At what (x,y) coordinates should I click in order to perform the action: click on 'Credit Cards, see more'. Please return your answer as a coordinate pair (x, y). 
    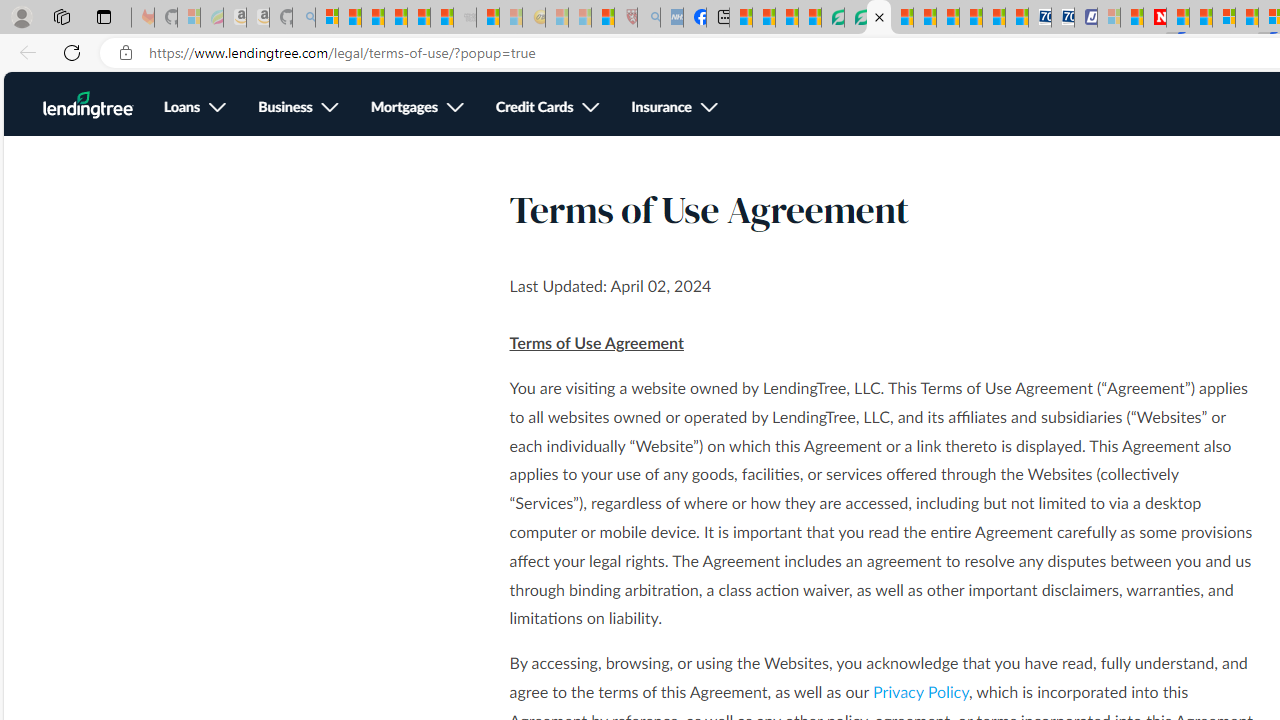
    Looking at the image, I should click on (548, 108).